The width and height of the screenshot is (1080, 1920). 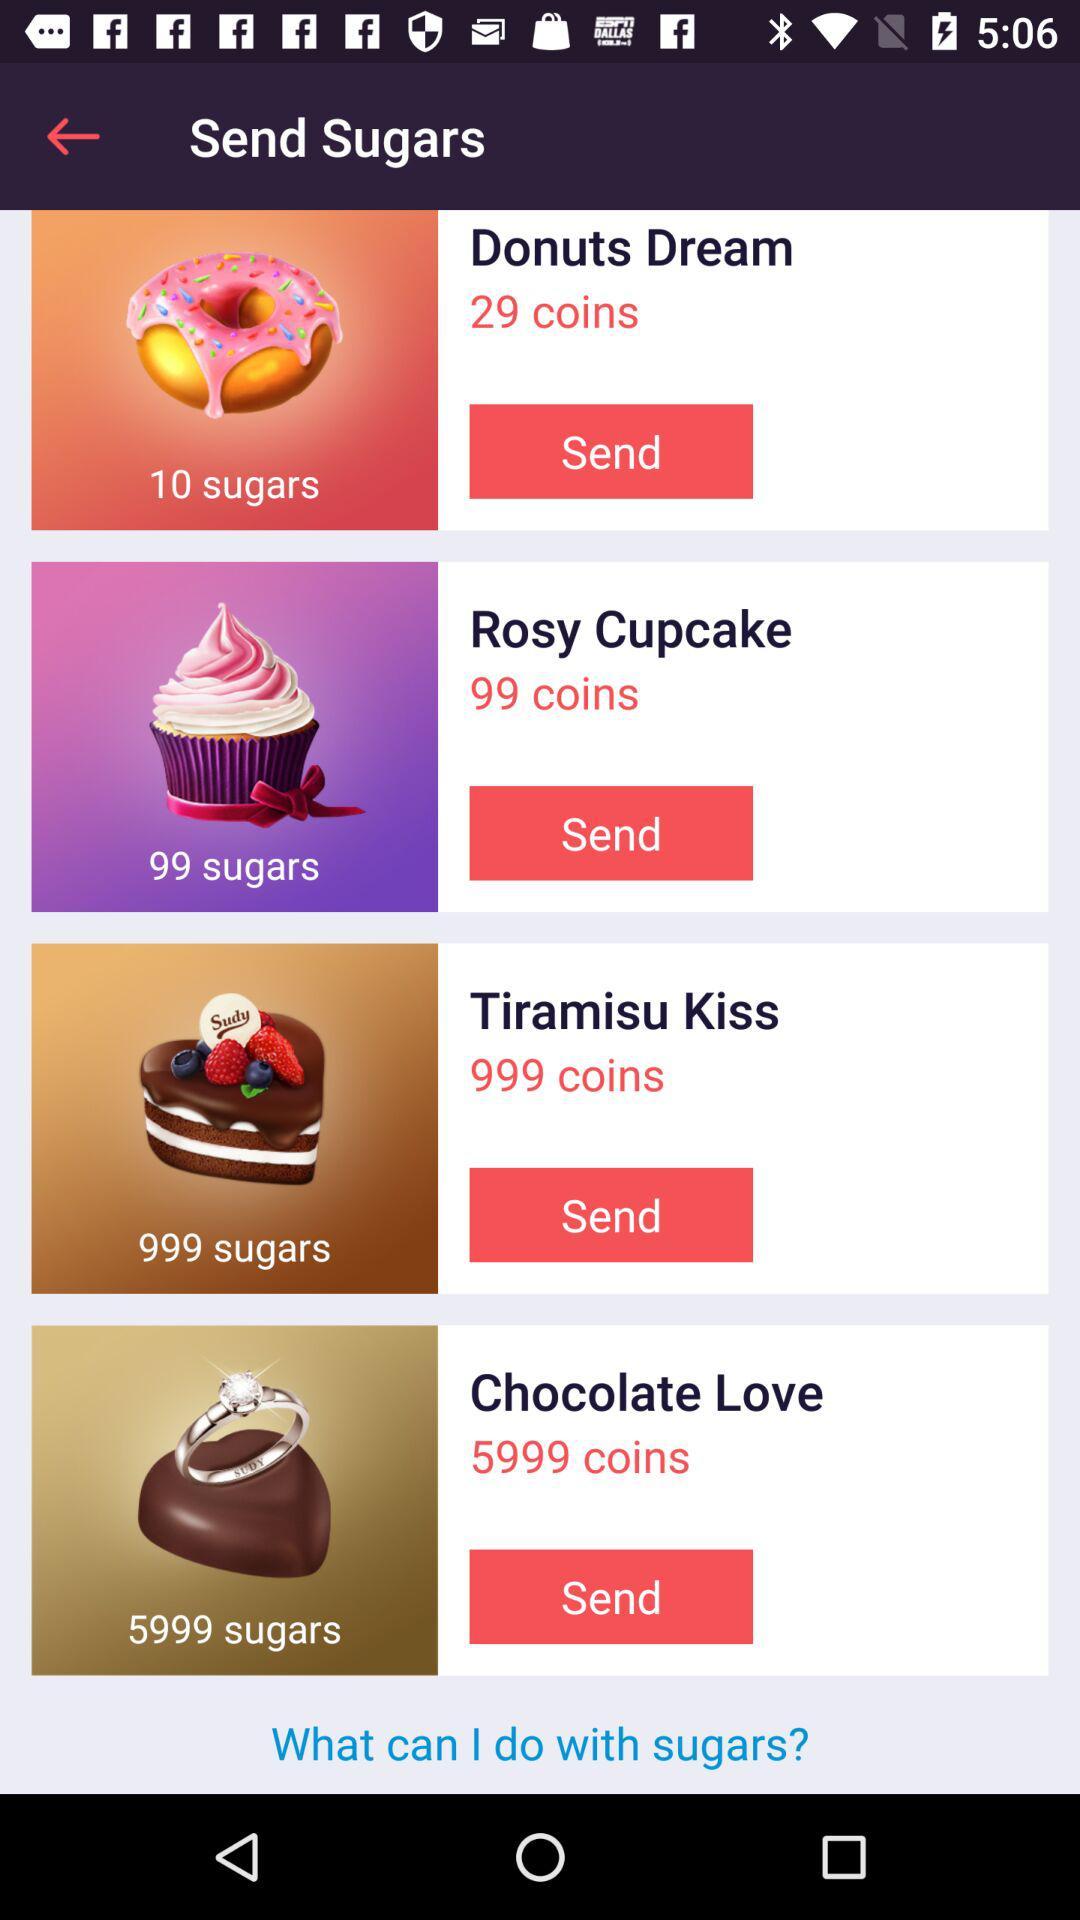 What do you see at coordinates (233, 735) in the screenshot?
I see `open rosy cupcake option` at bounding box center [233, 735].